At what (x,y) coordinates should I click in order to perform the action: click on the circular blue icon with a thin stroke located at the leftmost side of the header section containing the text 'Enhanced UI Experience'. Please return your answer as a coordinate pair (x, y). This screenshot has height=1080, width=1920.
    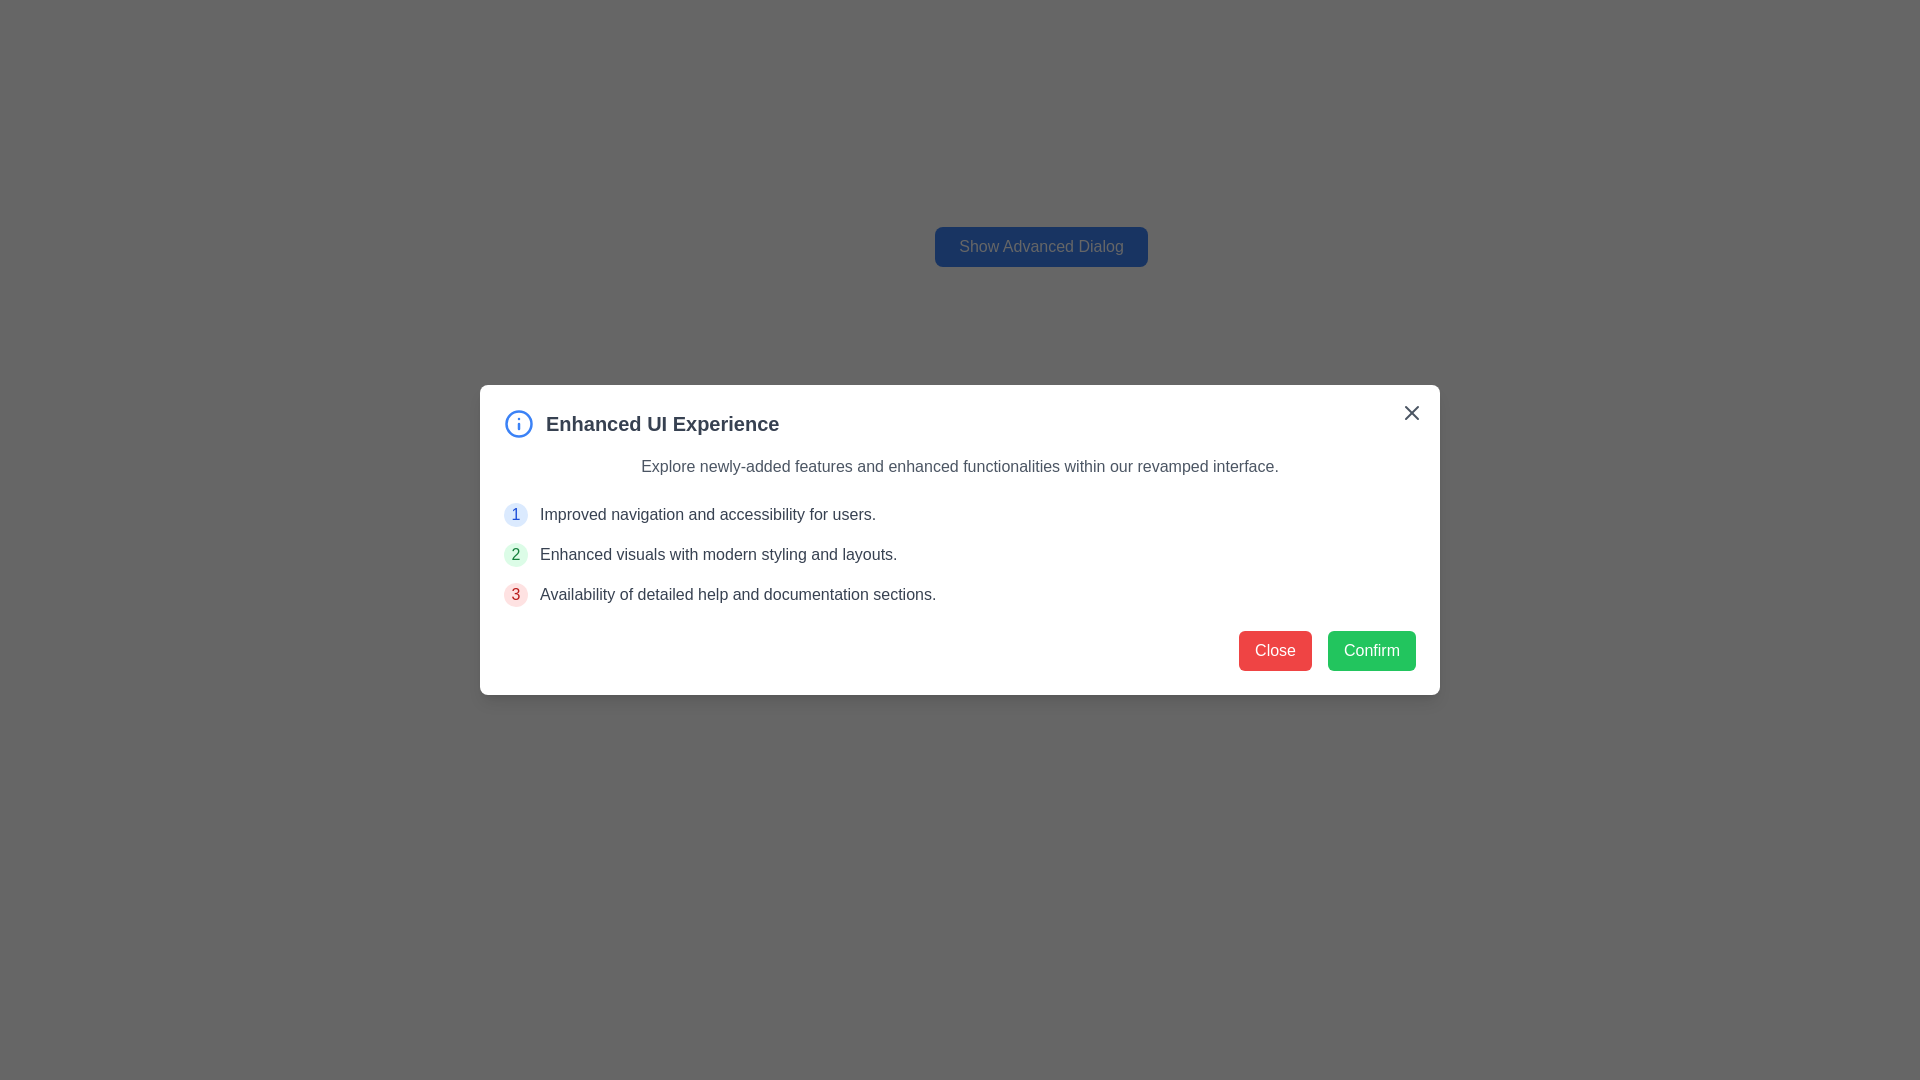
    Looking at the image, I should click on (518, 423).